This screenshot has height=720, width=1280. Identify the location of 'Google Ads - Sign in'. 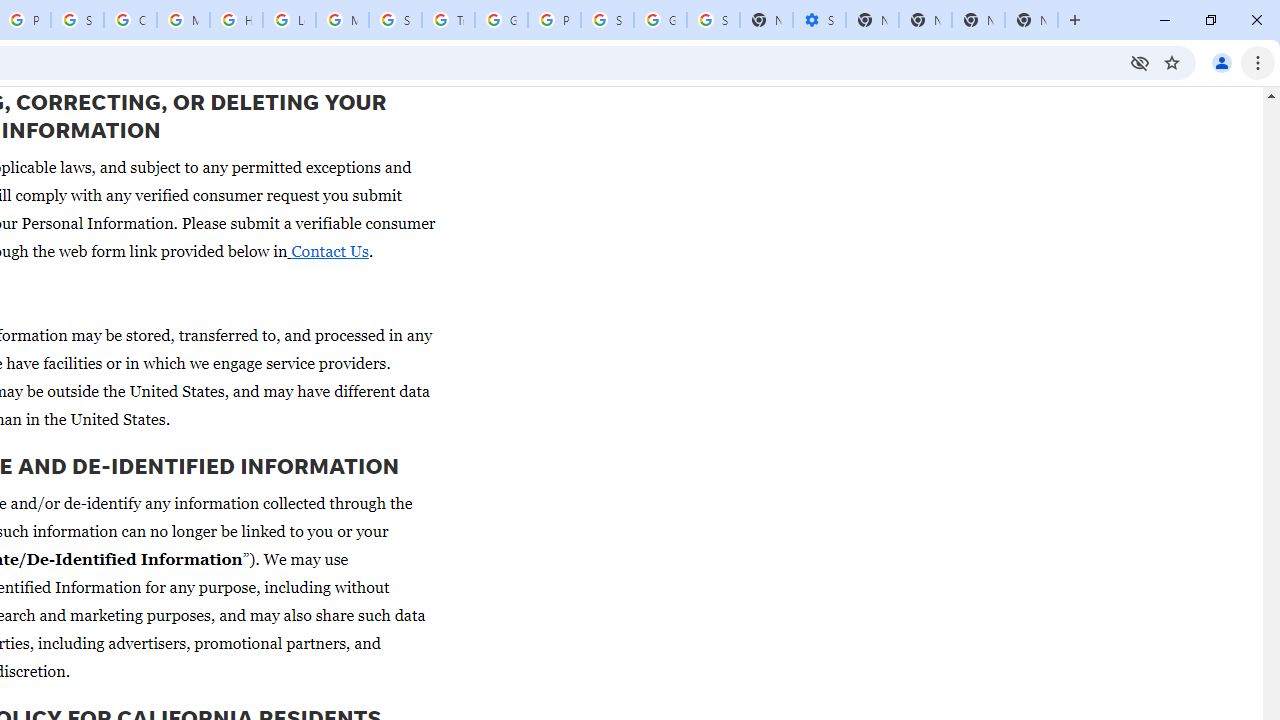
(501, 20).